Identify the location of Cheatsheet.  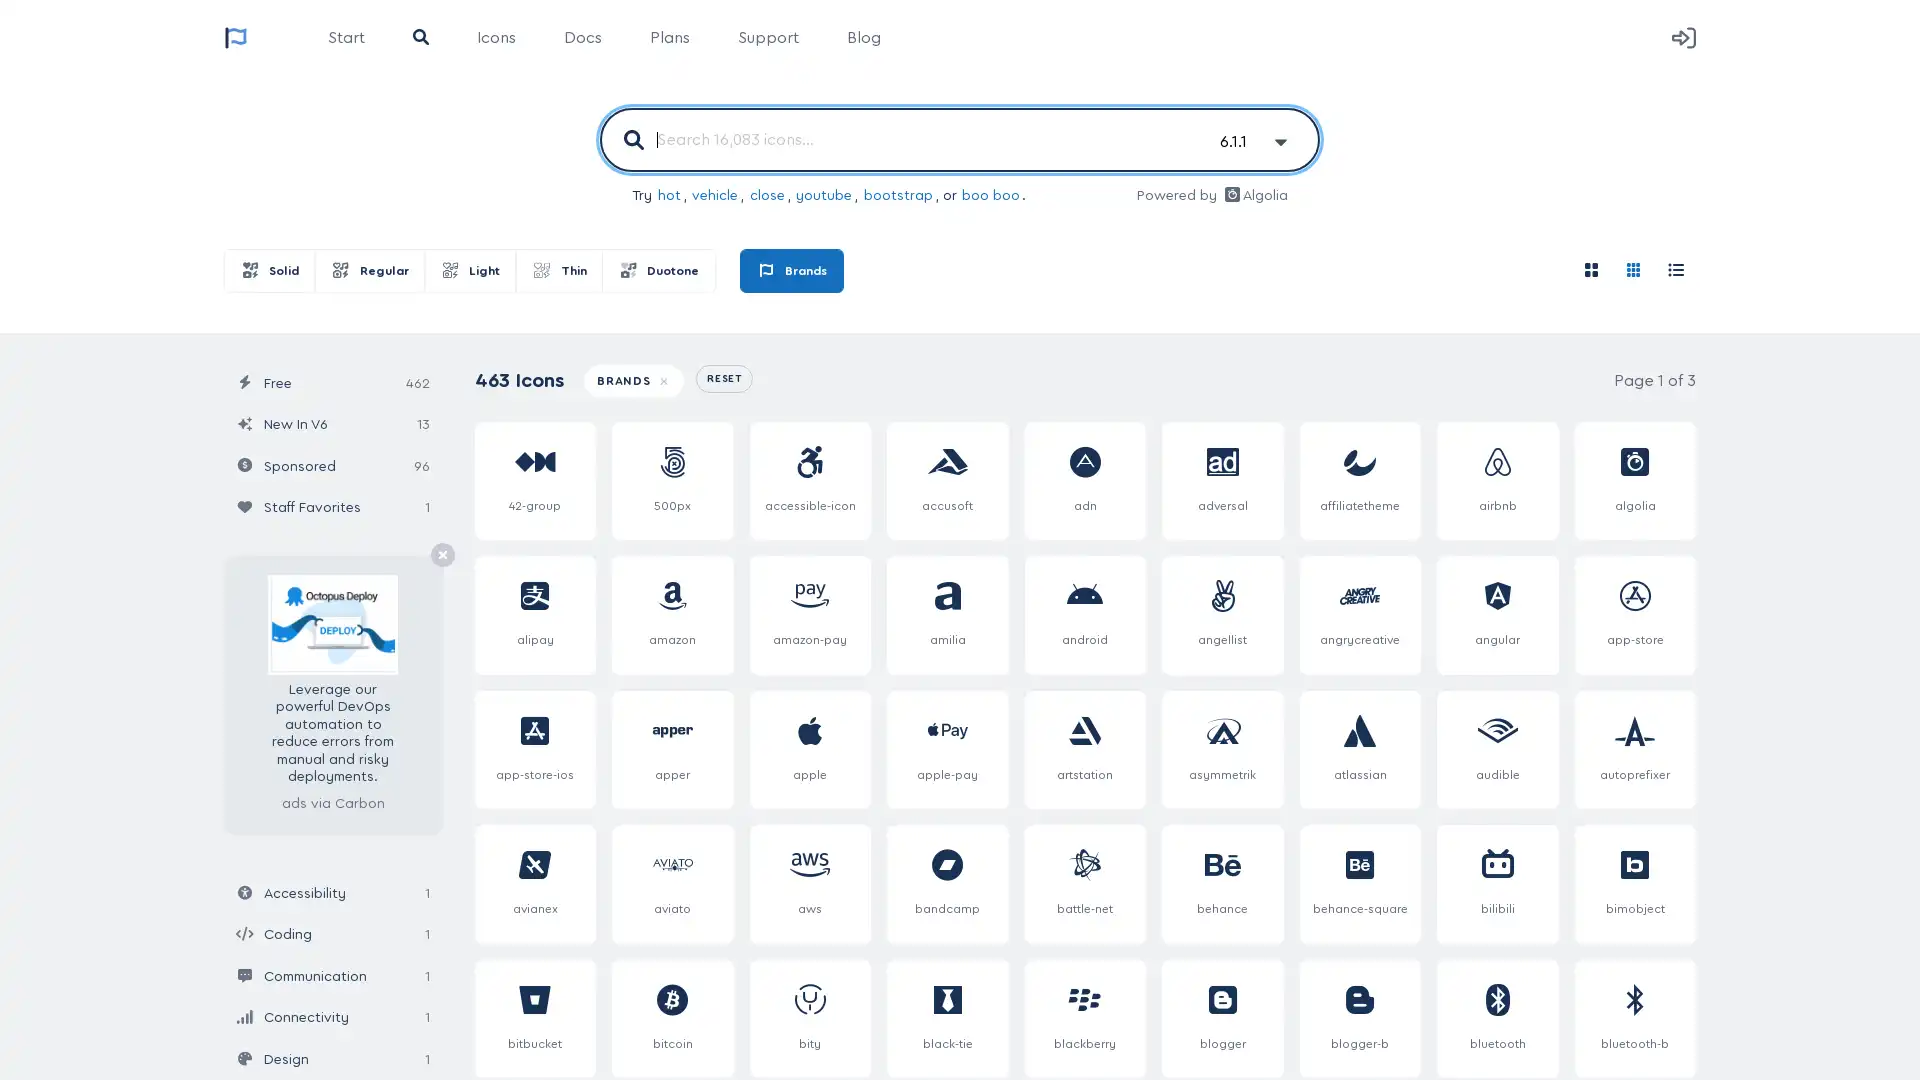
(1670, 277).